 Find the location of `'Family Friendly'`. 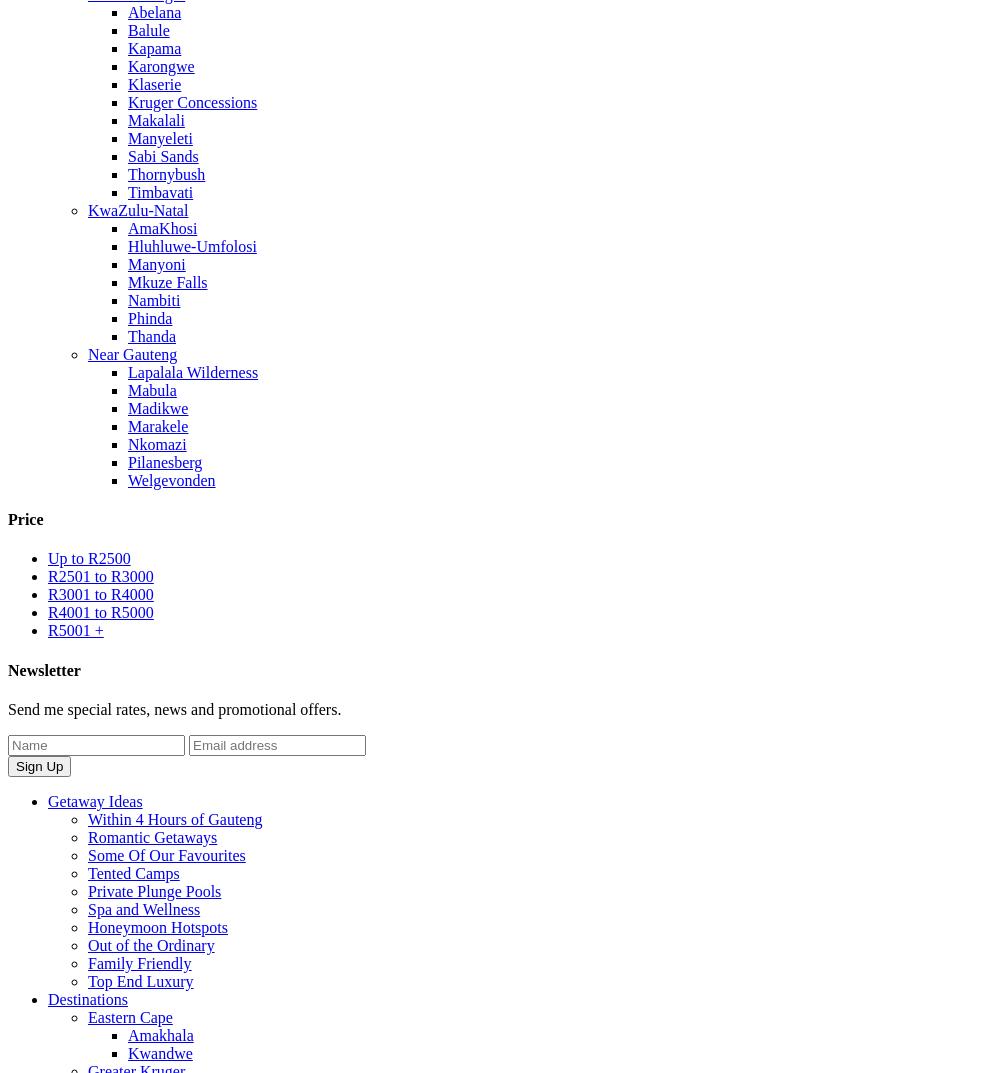

'Family Friendly' is located at coordinates (139, 962).